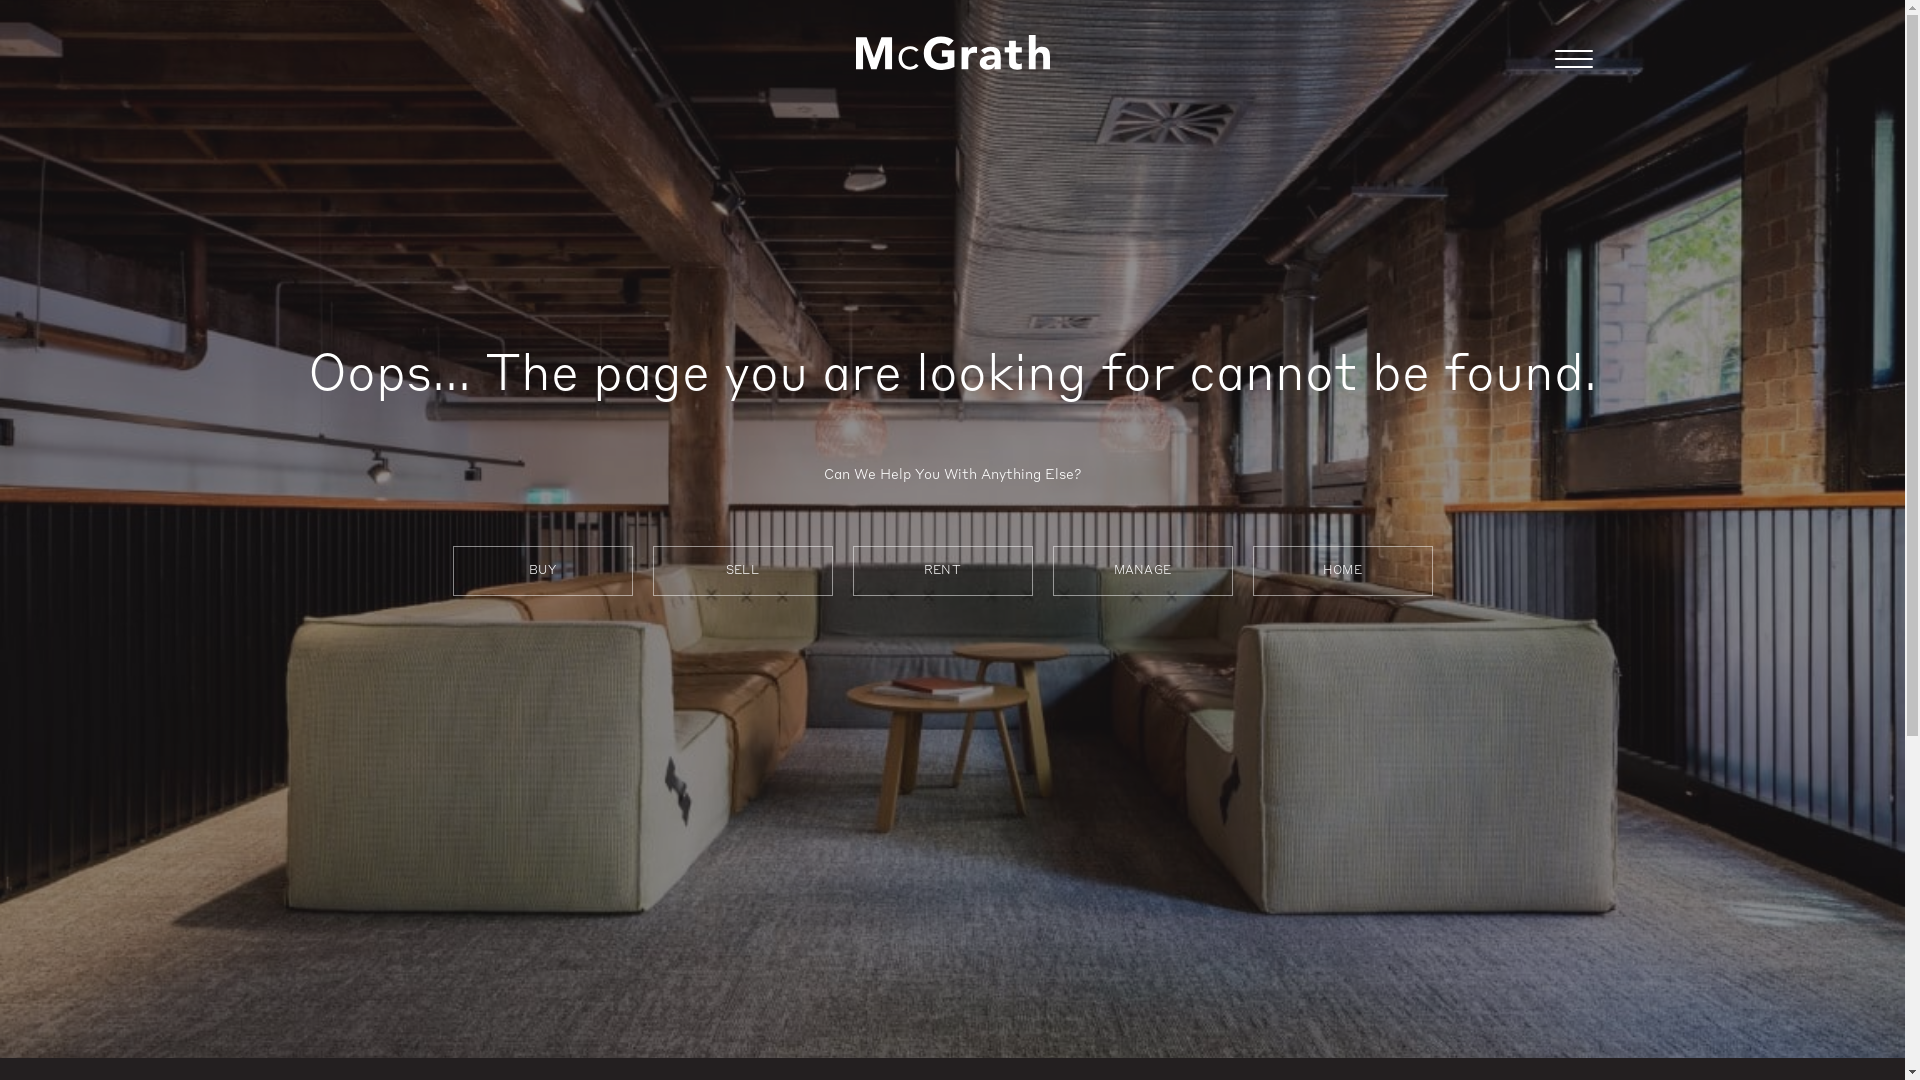 The image size is (1920, 1080). Describe the element at coordinates (1342, 570) in the screenshot. I see `'HOME'` at that location.